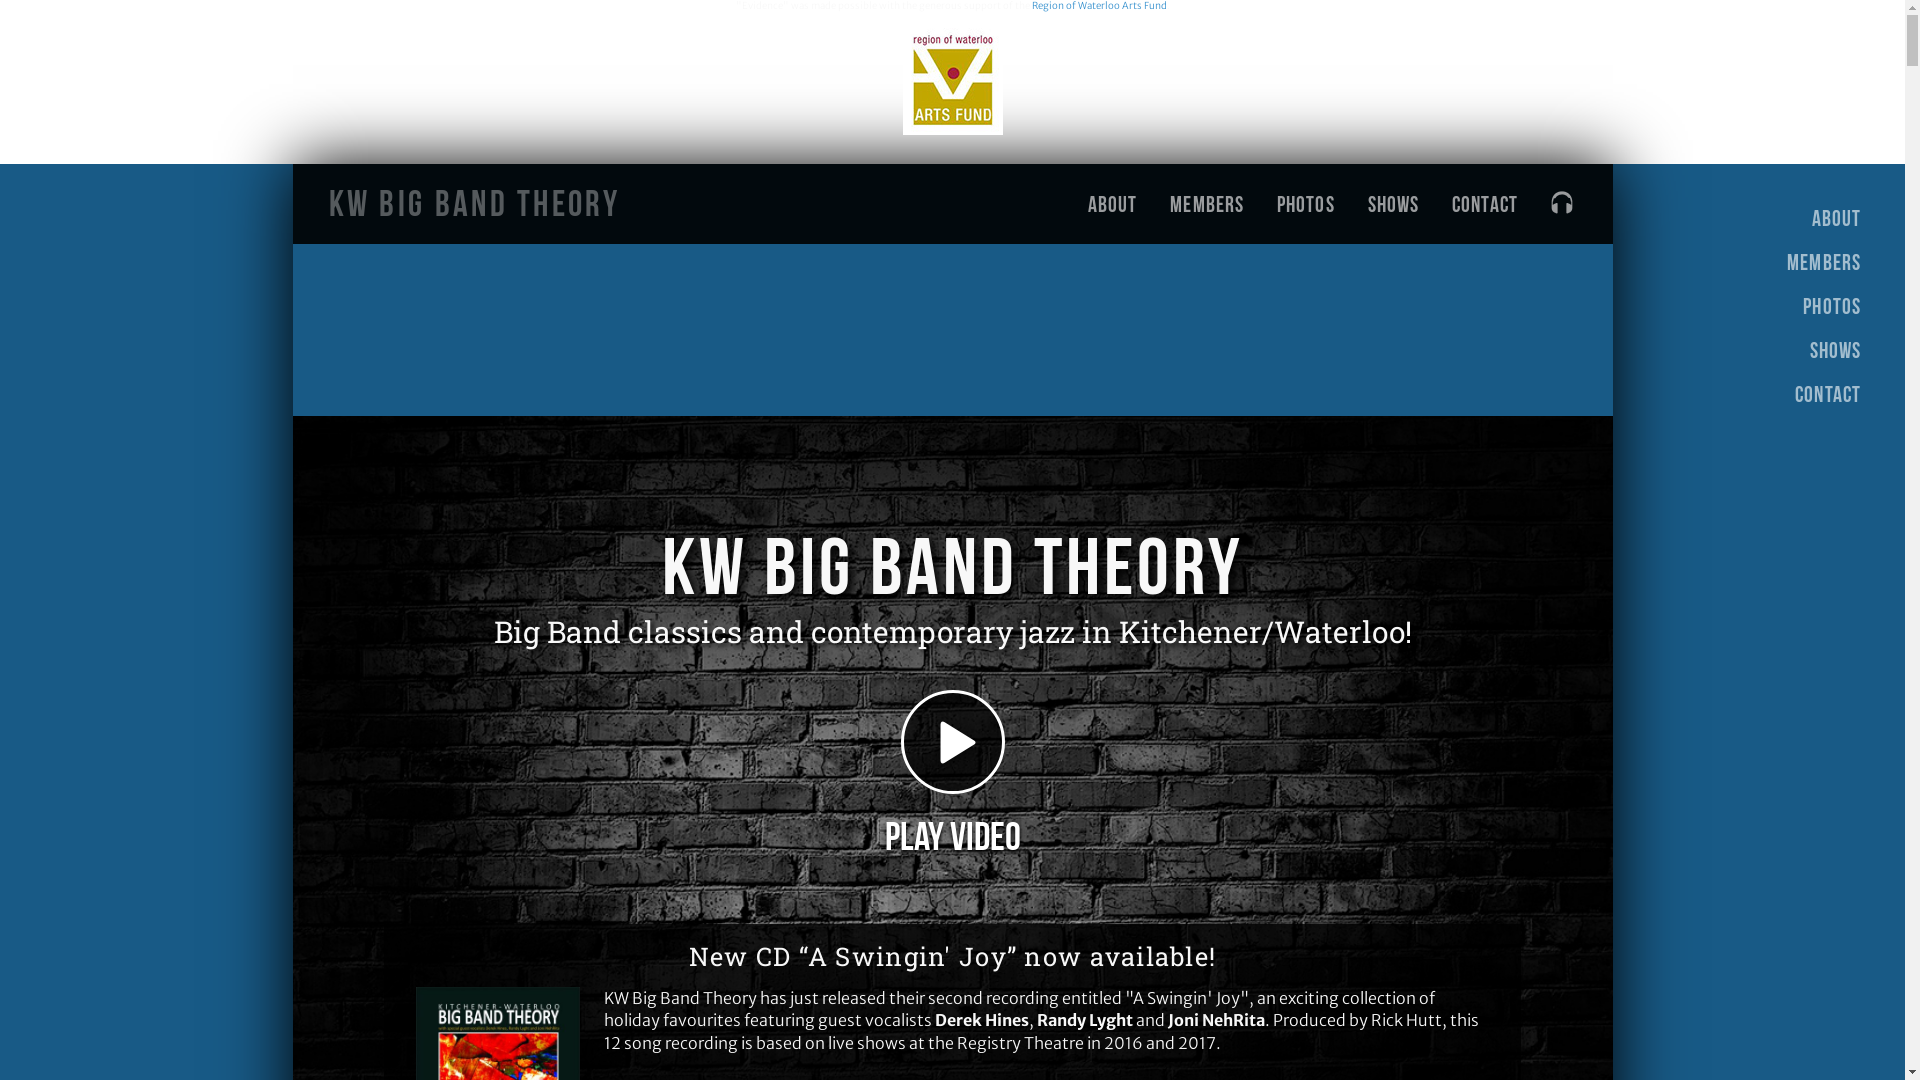 This screenshot has height=1080, width=1920. Describe the element at coordinates (1098, 6) in the screenshot. I see `'Region of Waterloo Arts Fund'` at that location.